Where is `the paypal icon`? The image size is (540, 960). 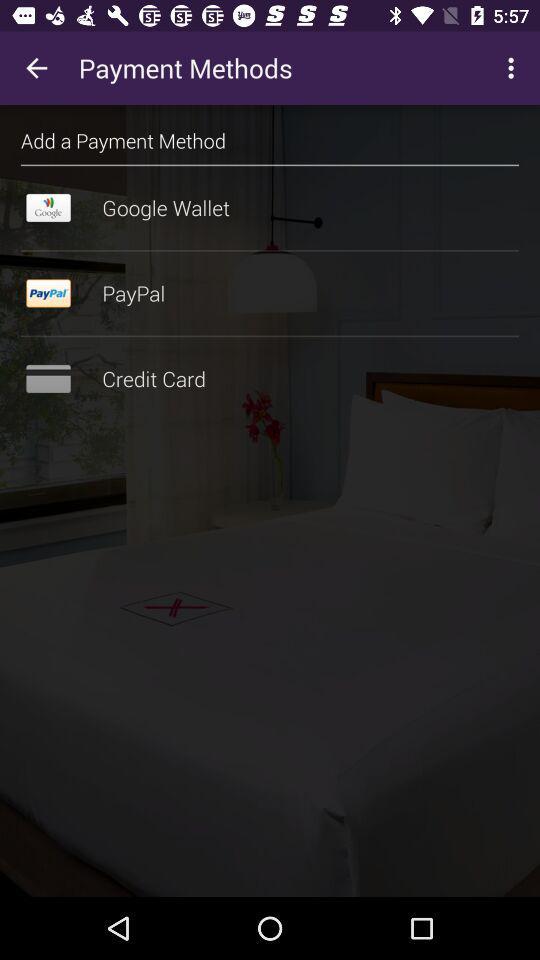 the paypal icon is located at coordinates (270, 292).